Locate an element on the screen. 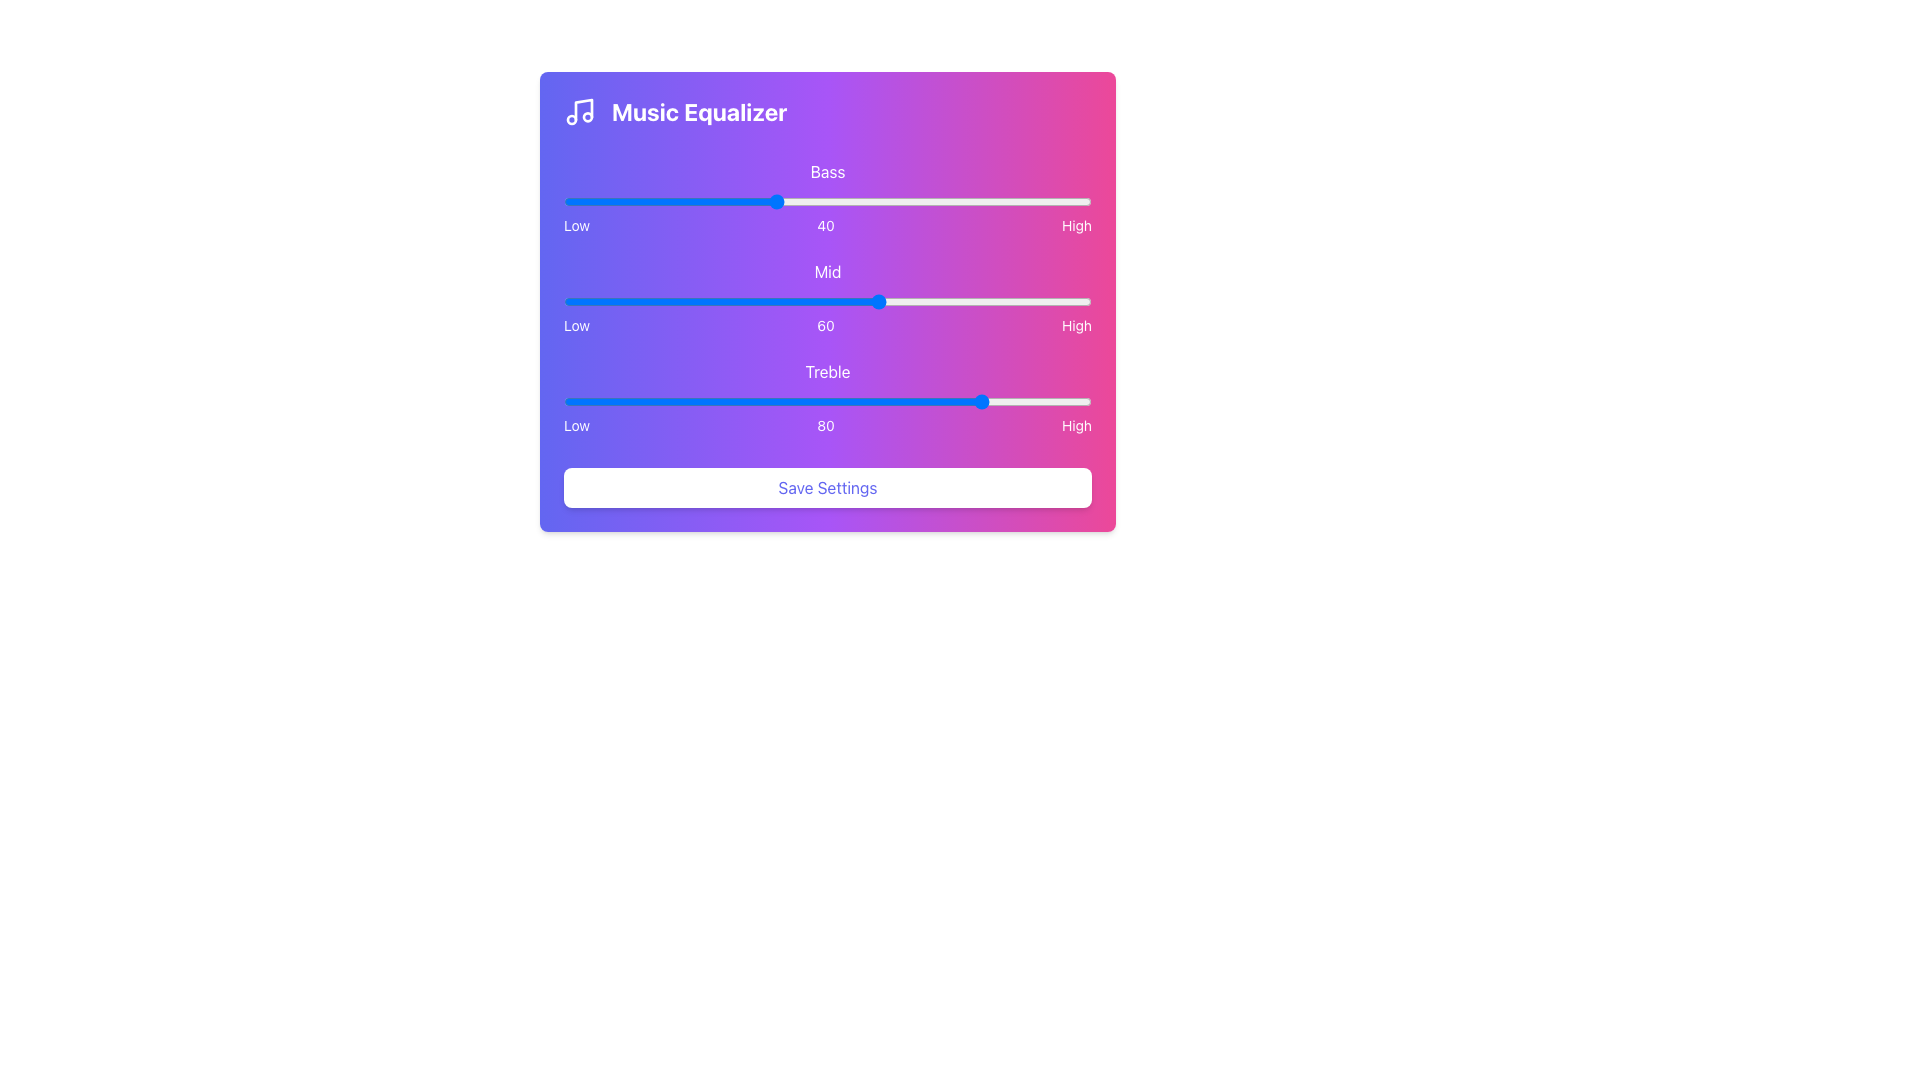 Image resolution: width=1920 pixels, height=1080 pixels. the 'Mid' slider is located at coordinates (790, 301).